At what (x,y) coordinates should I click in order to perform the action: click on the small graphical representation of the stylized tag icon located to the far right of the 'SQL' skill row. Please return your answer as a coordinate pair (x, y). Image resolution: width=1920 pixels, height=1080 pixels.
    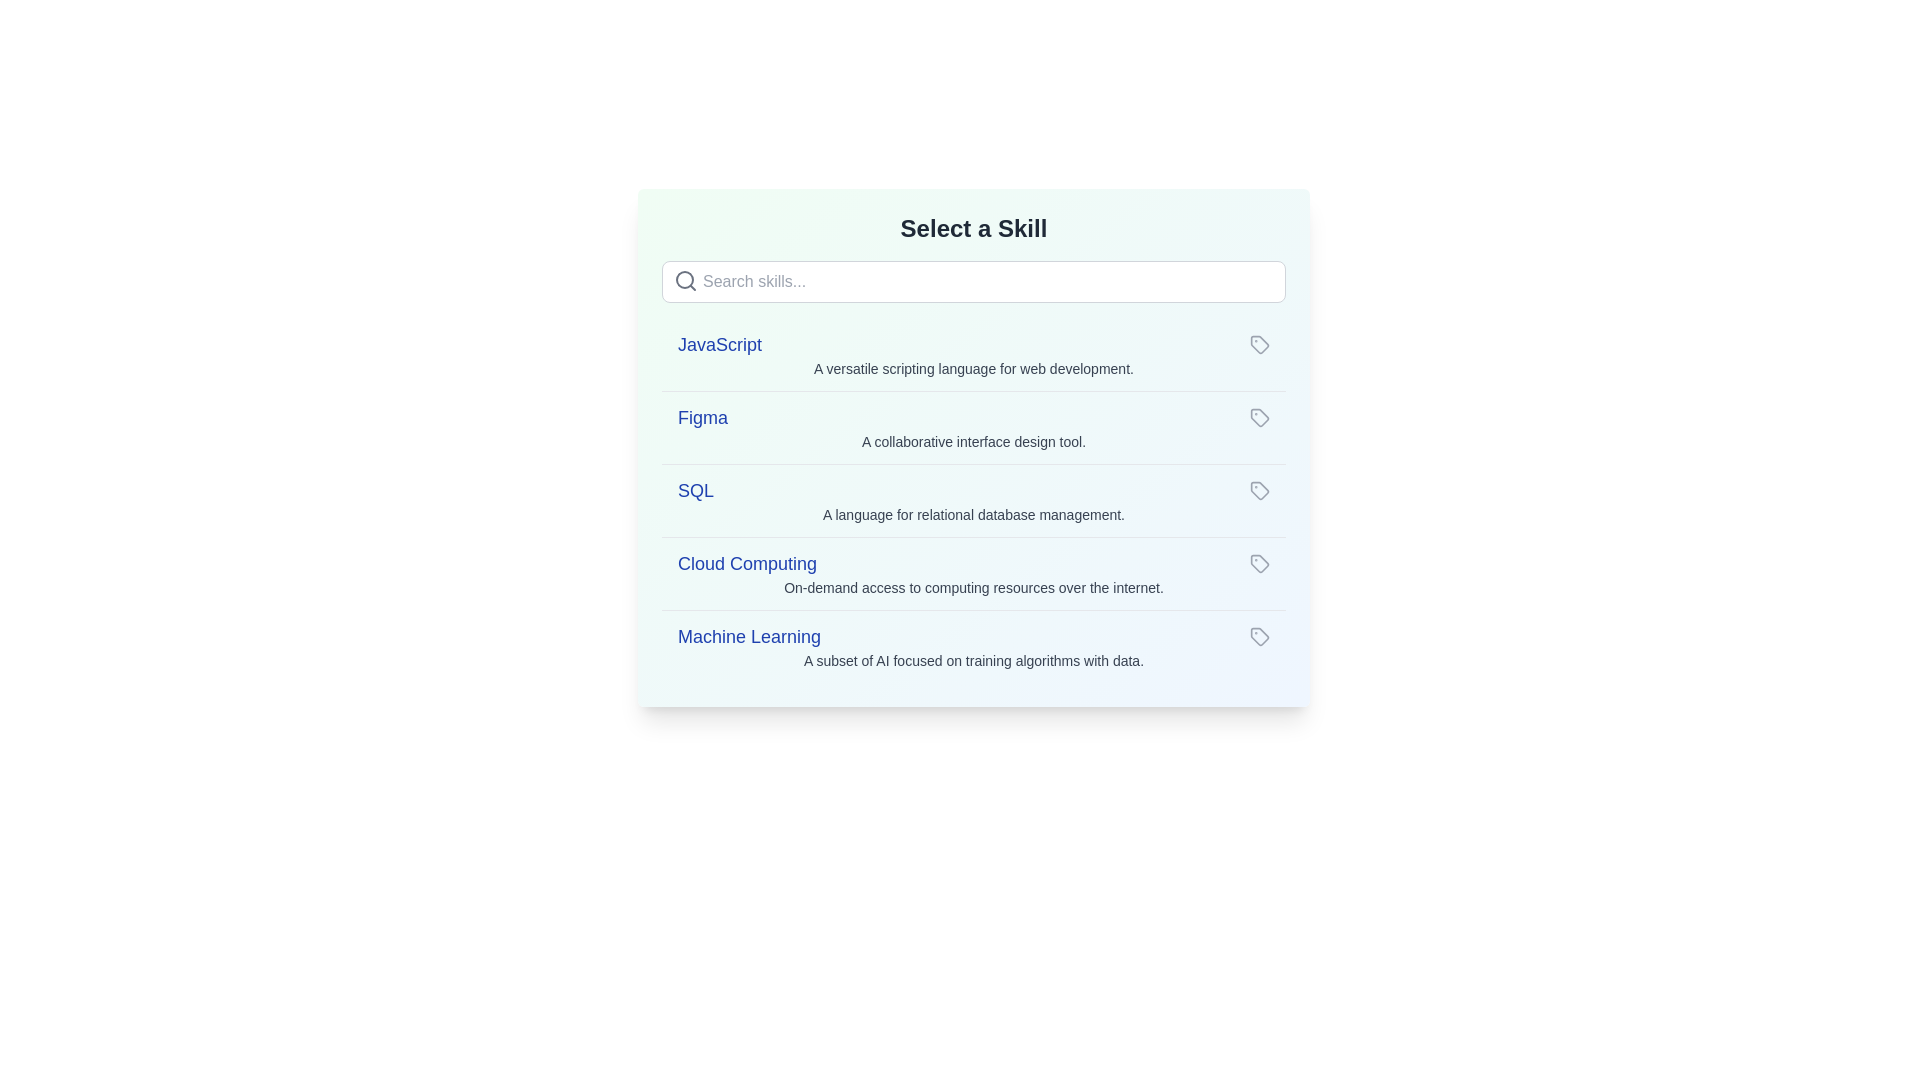
    Looking at the image, I should click on (1258, 490).